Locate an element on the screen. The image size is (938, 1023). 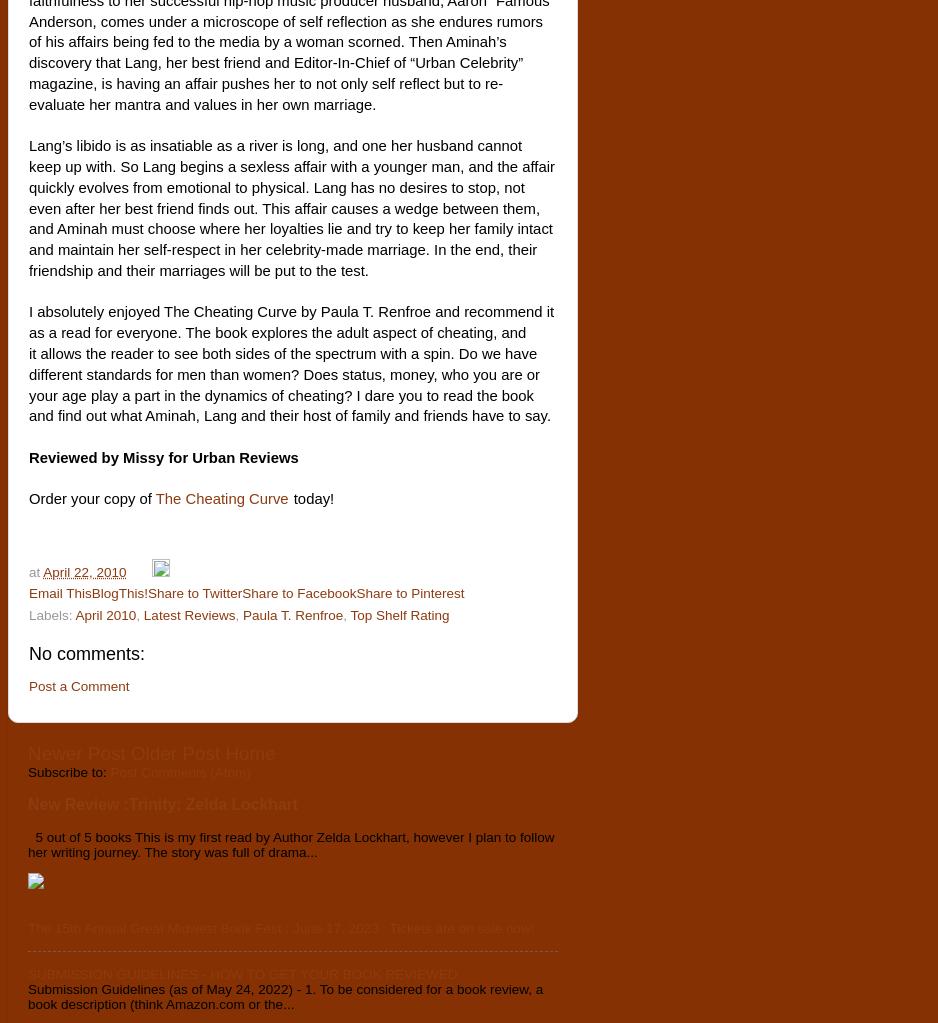
'Submission Guidelines (as of May 24, 2022) -       1. To be considered for a book review, a book description (think Amazon.com or the...' is located at coordinates (285, 994).